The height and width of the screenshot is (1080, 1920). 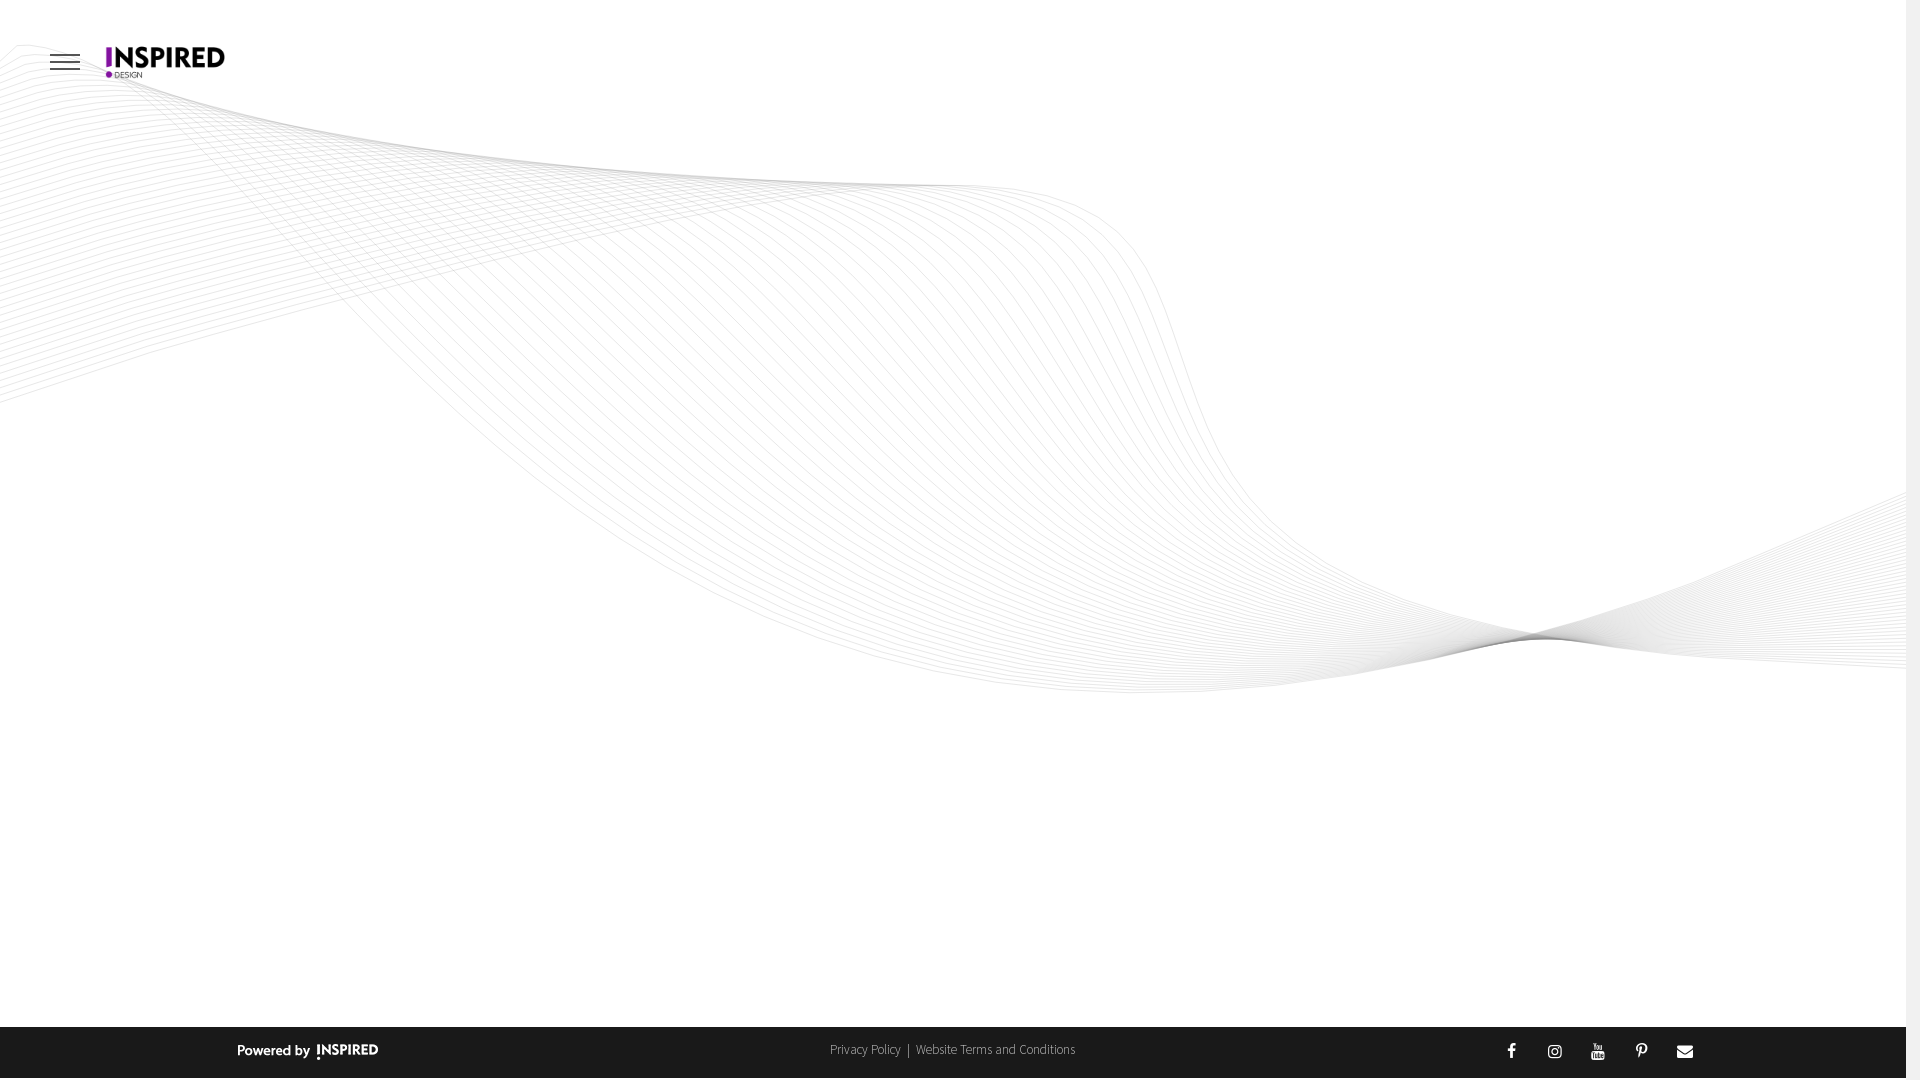 What do you see at coordinates (915, 1048) in the screenshot?
I see `'Website Terms and Conditions'` at bounding box center [915, 1048].